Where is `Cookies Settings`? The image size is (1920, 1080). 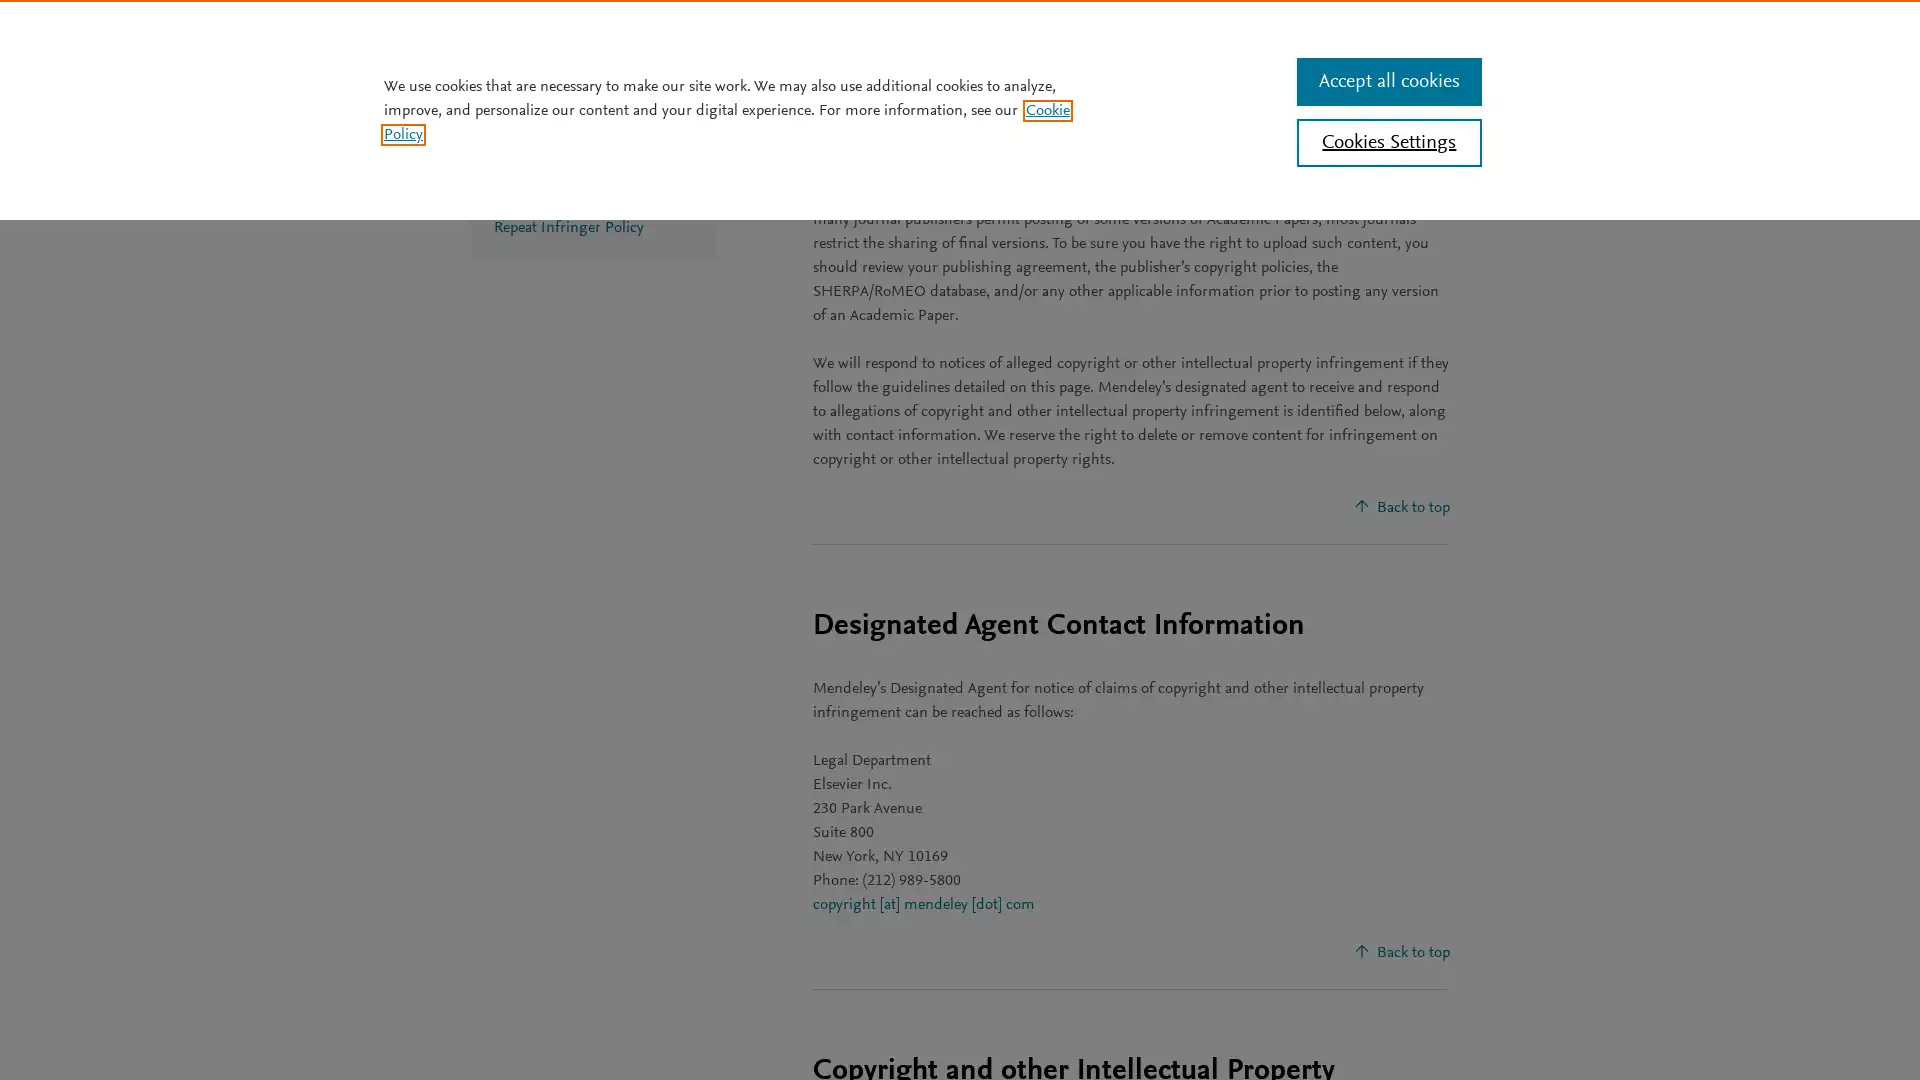
Cookies Settings is located at coordinates (1387, 141).